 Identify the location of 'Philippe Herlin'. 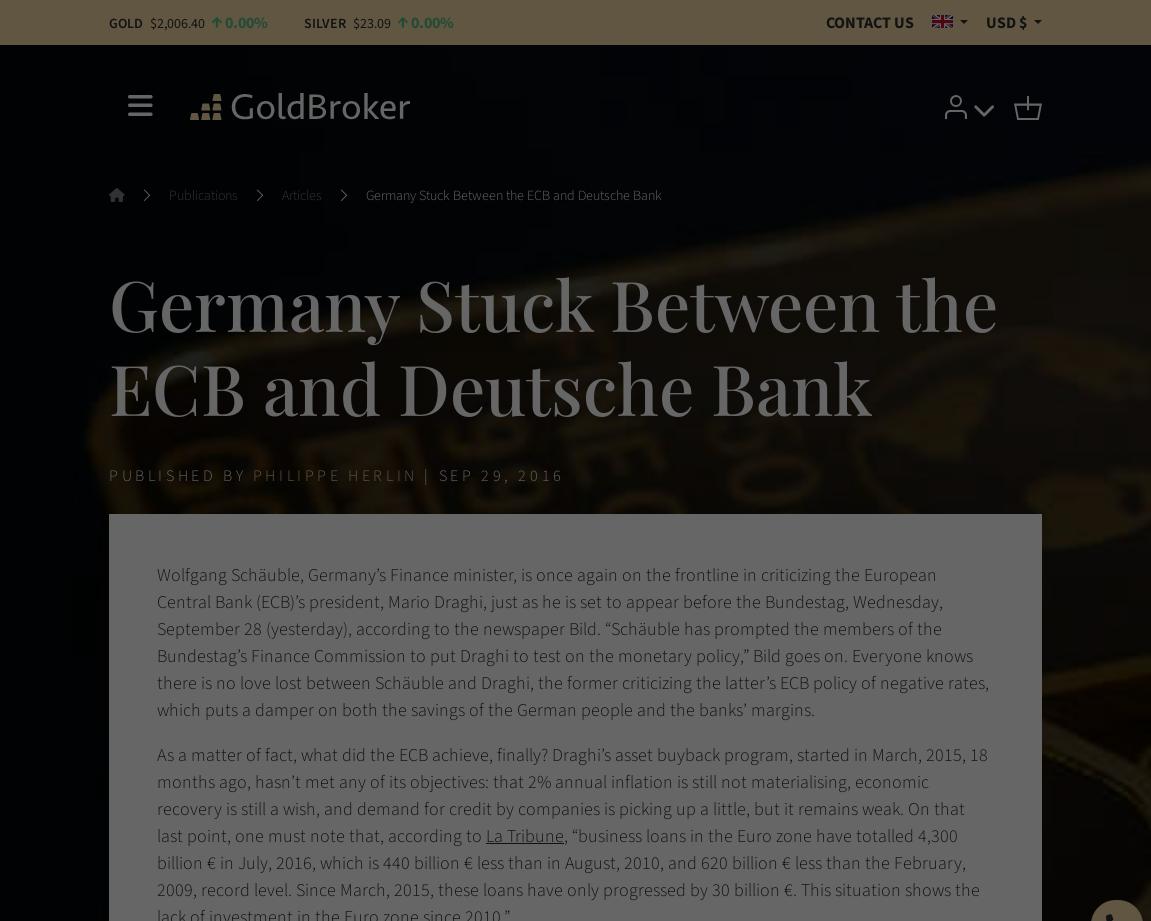
(334, 474).